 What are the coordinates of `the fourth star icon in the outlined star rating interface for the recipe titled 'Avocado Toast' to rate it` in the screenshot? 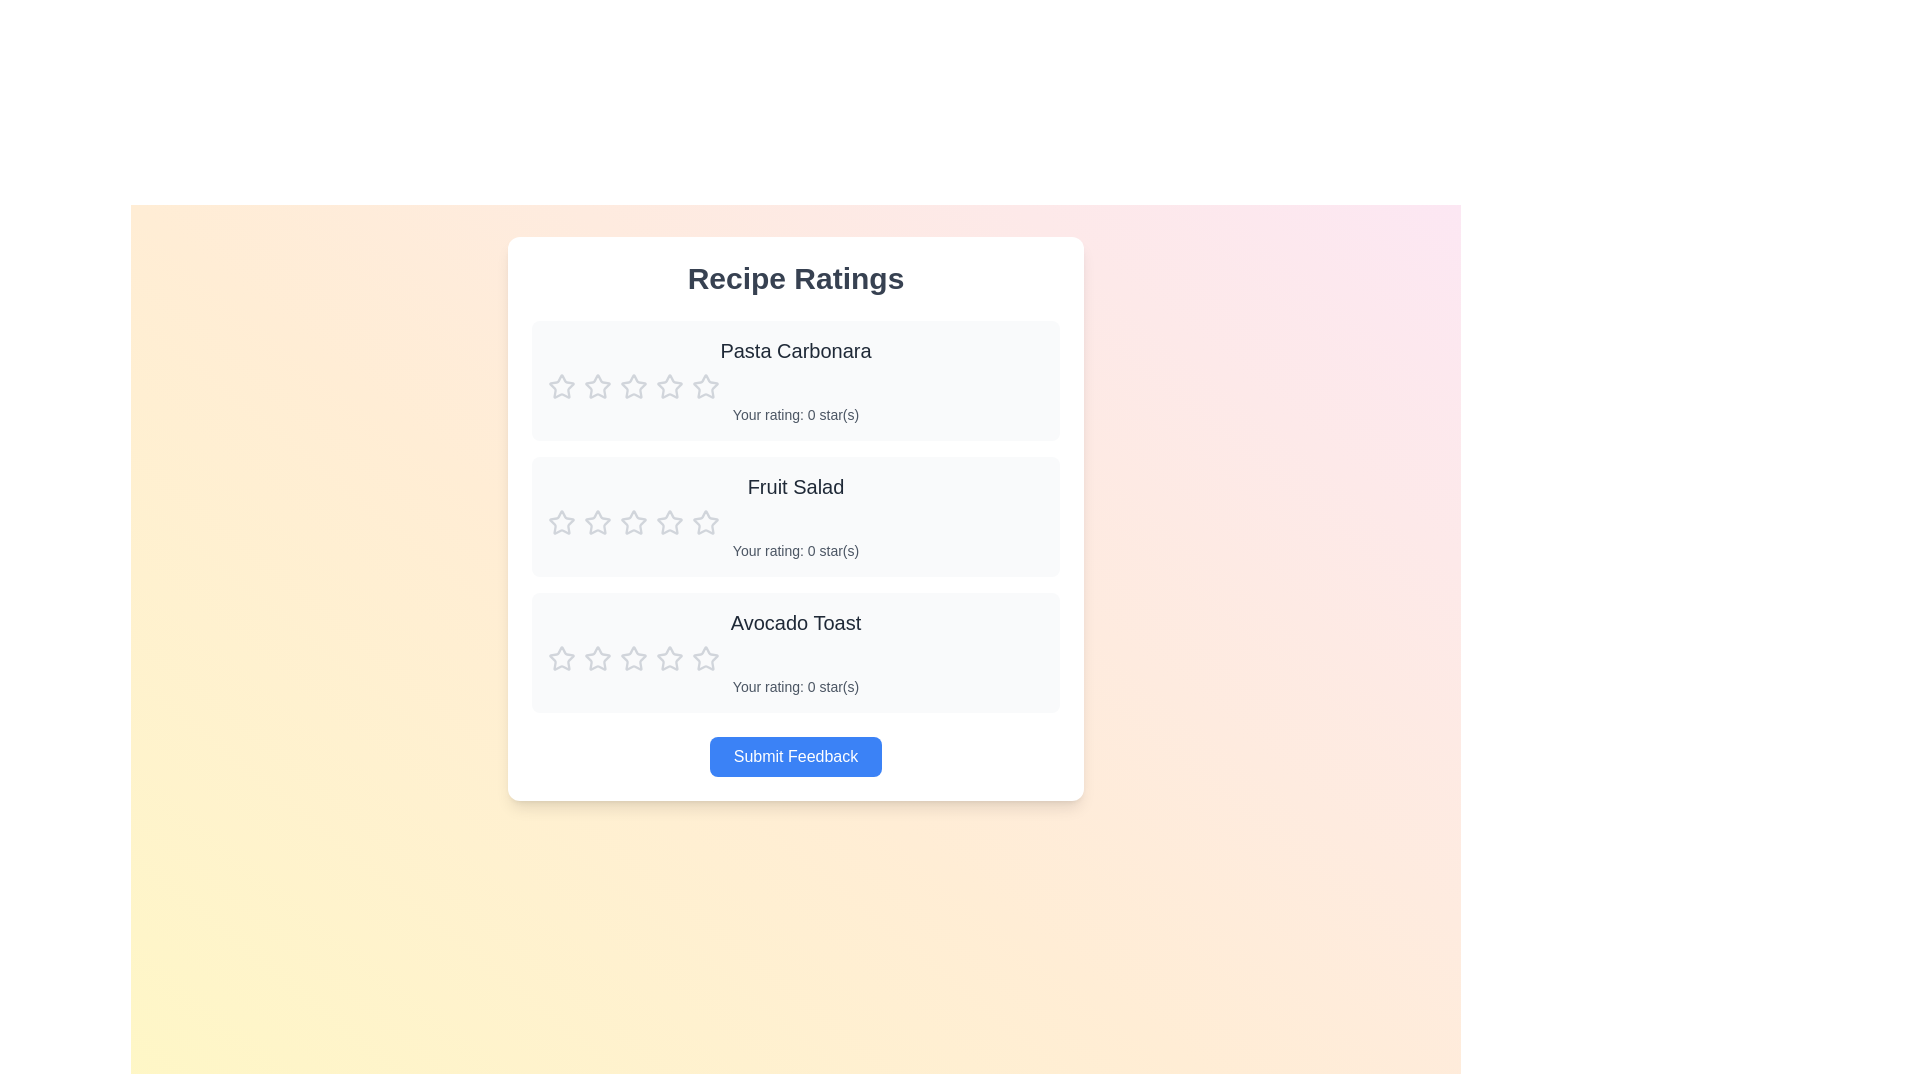 It's located at (632, 659).